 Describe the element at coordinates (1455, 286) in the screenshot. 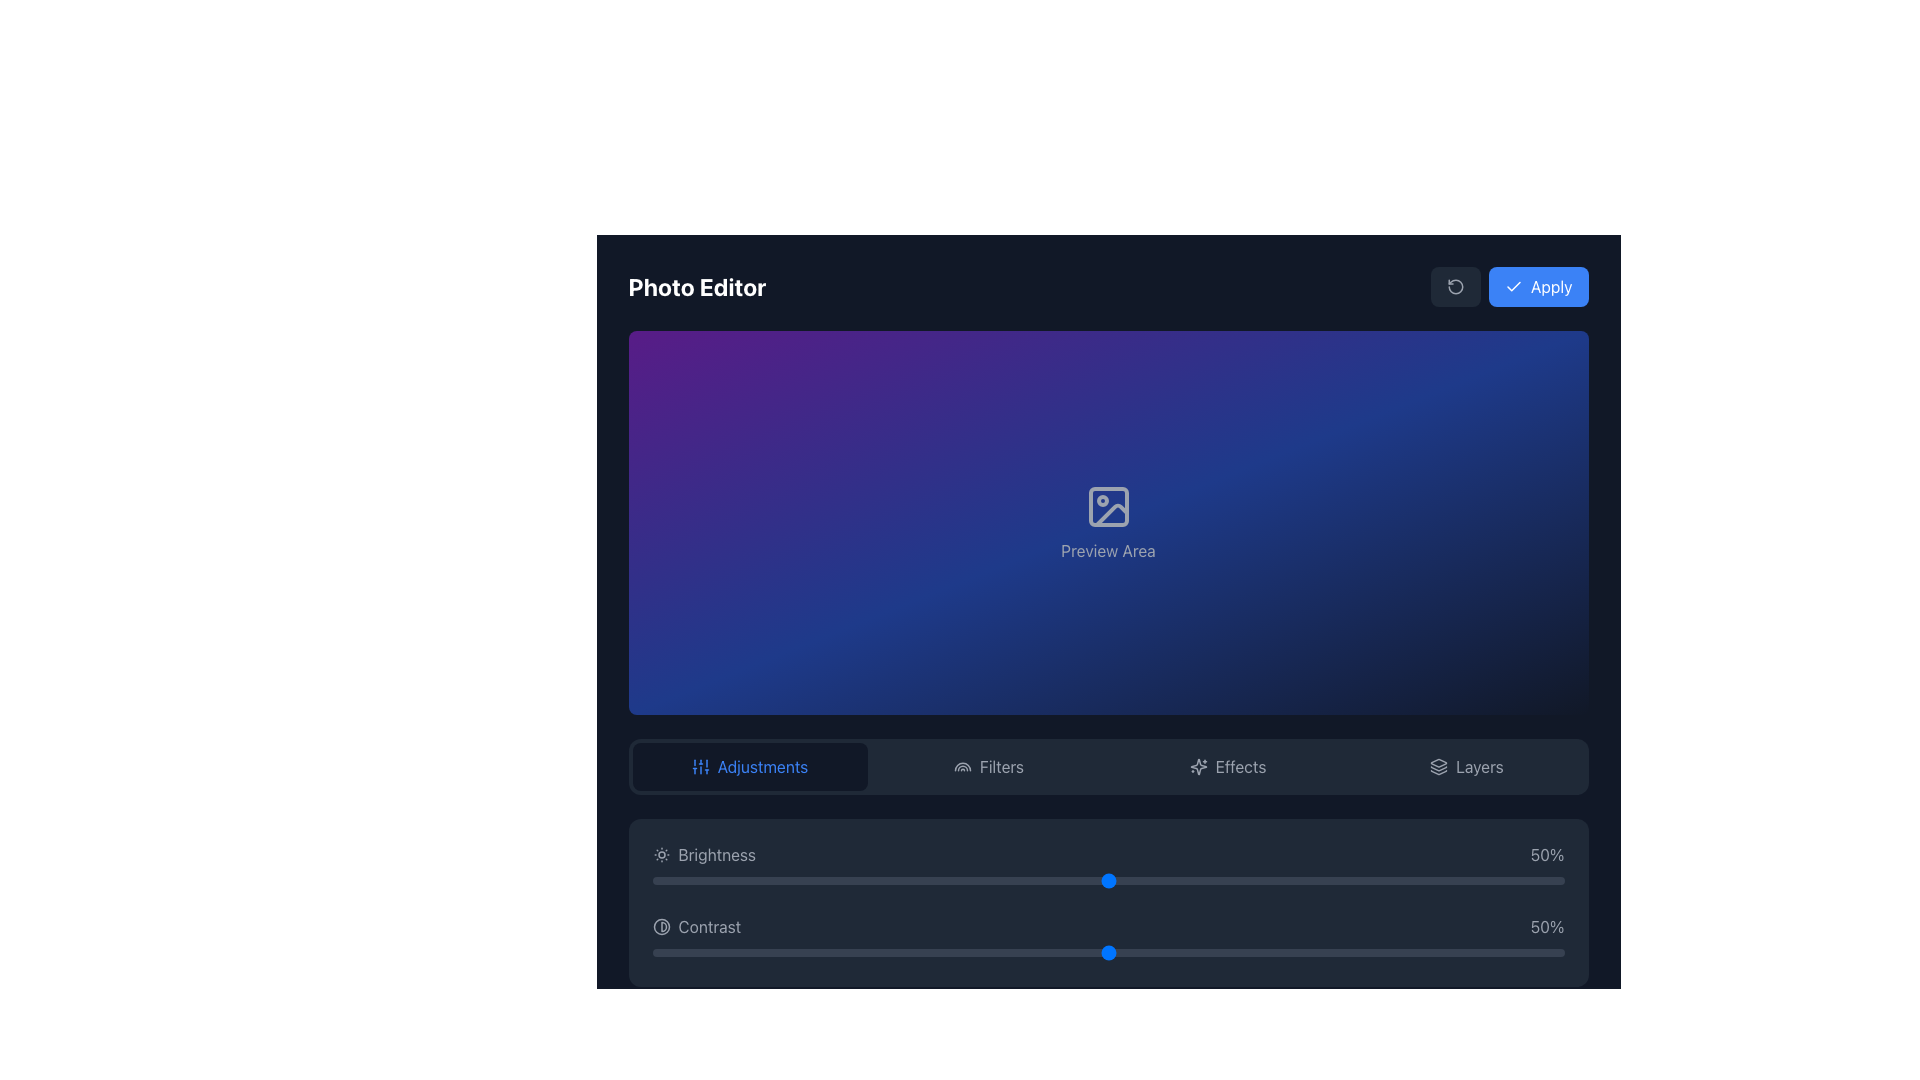

I see `the interactive circular arrow icon located at the top-right corner of the interface` at that location.